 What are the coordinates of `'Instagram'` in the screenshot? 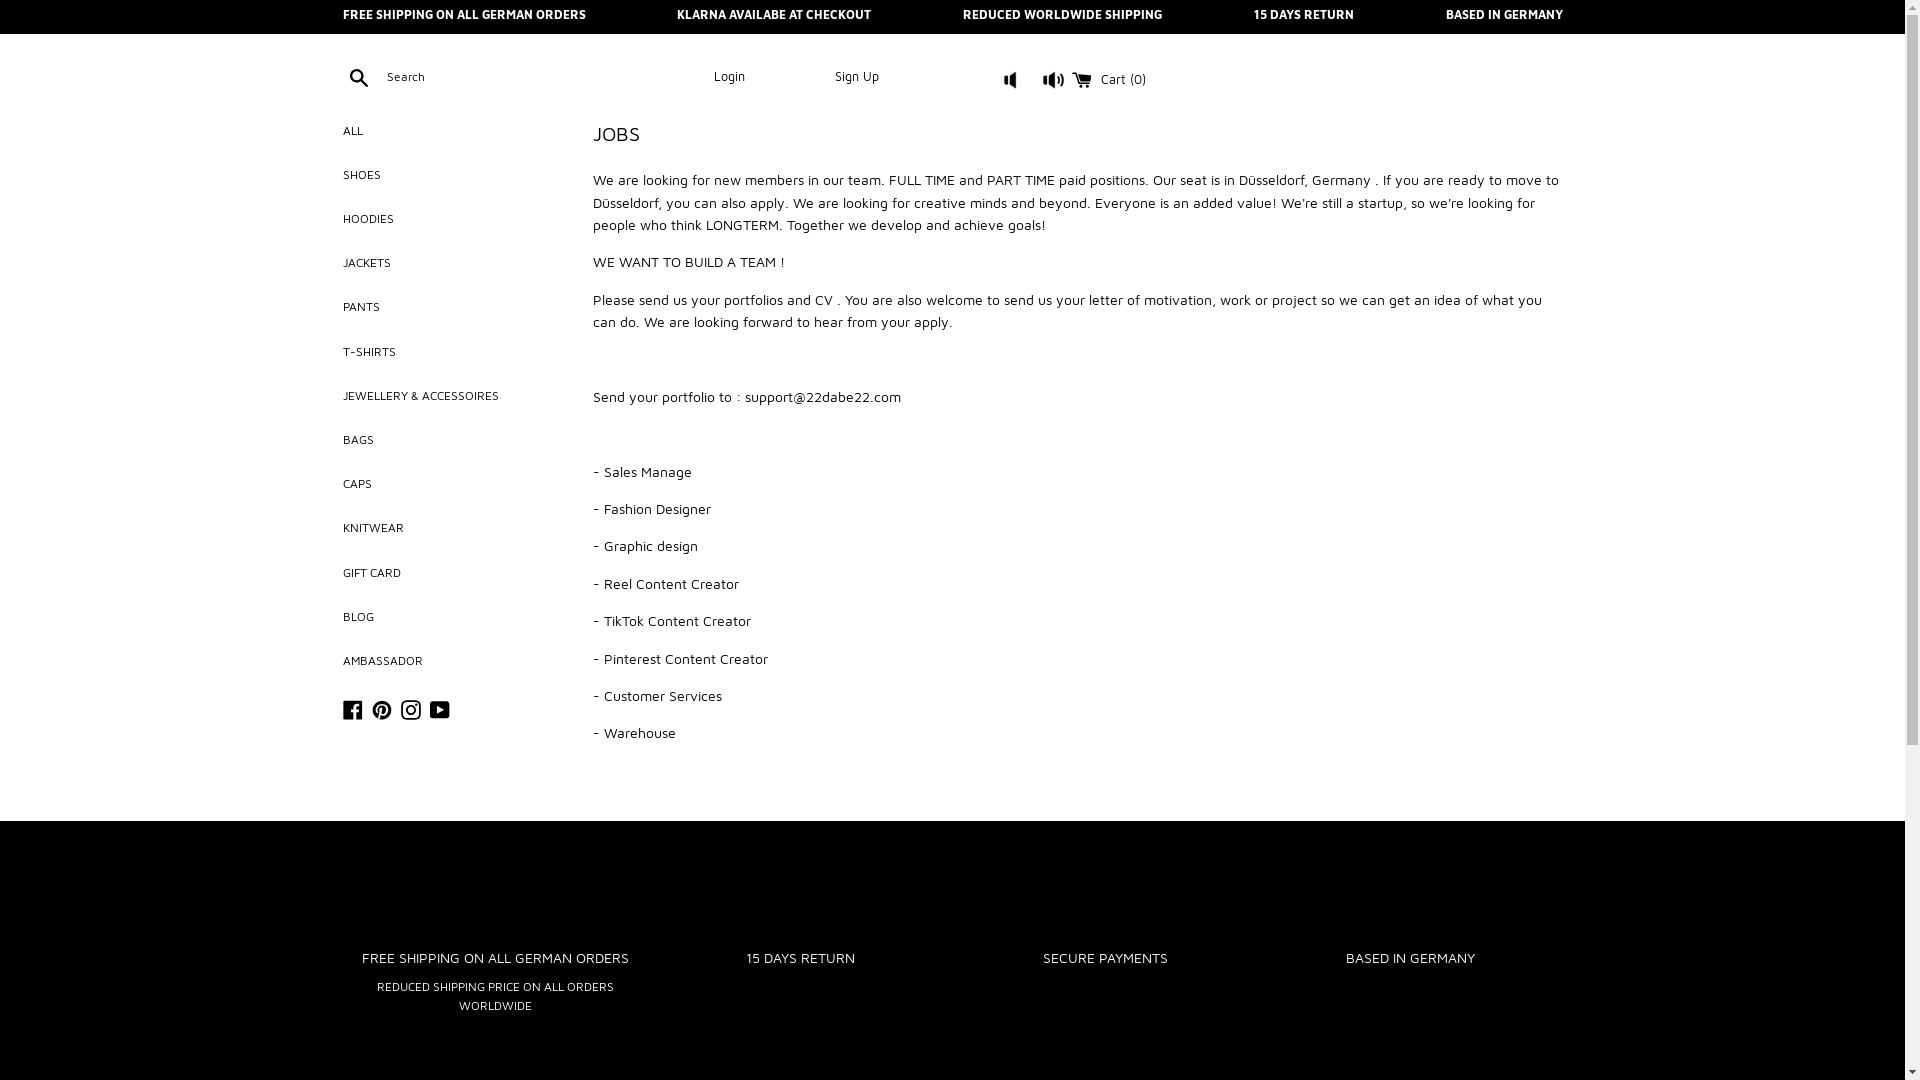 It's located at (399, 706).